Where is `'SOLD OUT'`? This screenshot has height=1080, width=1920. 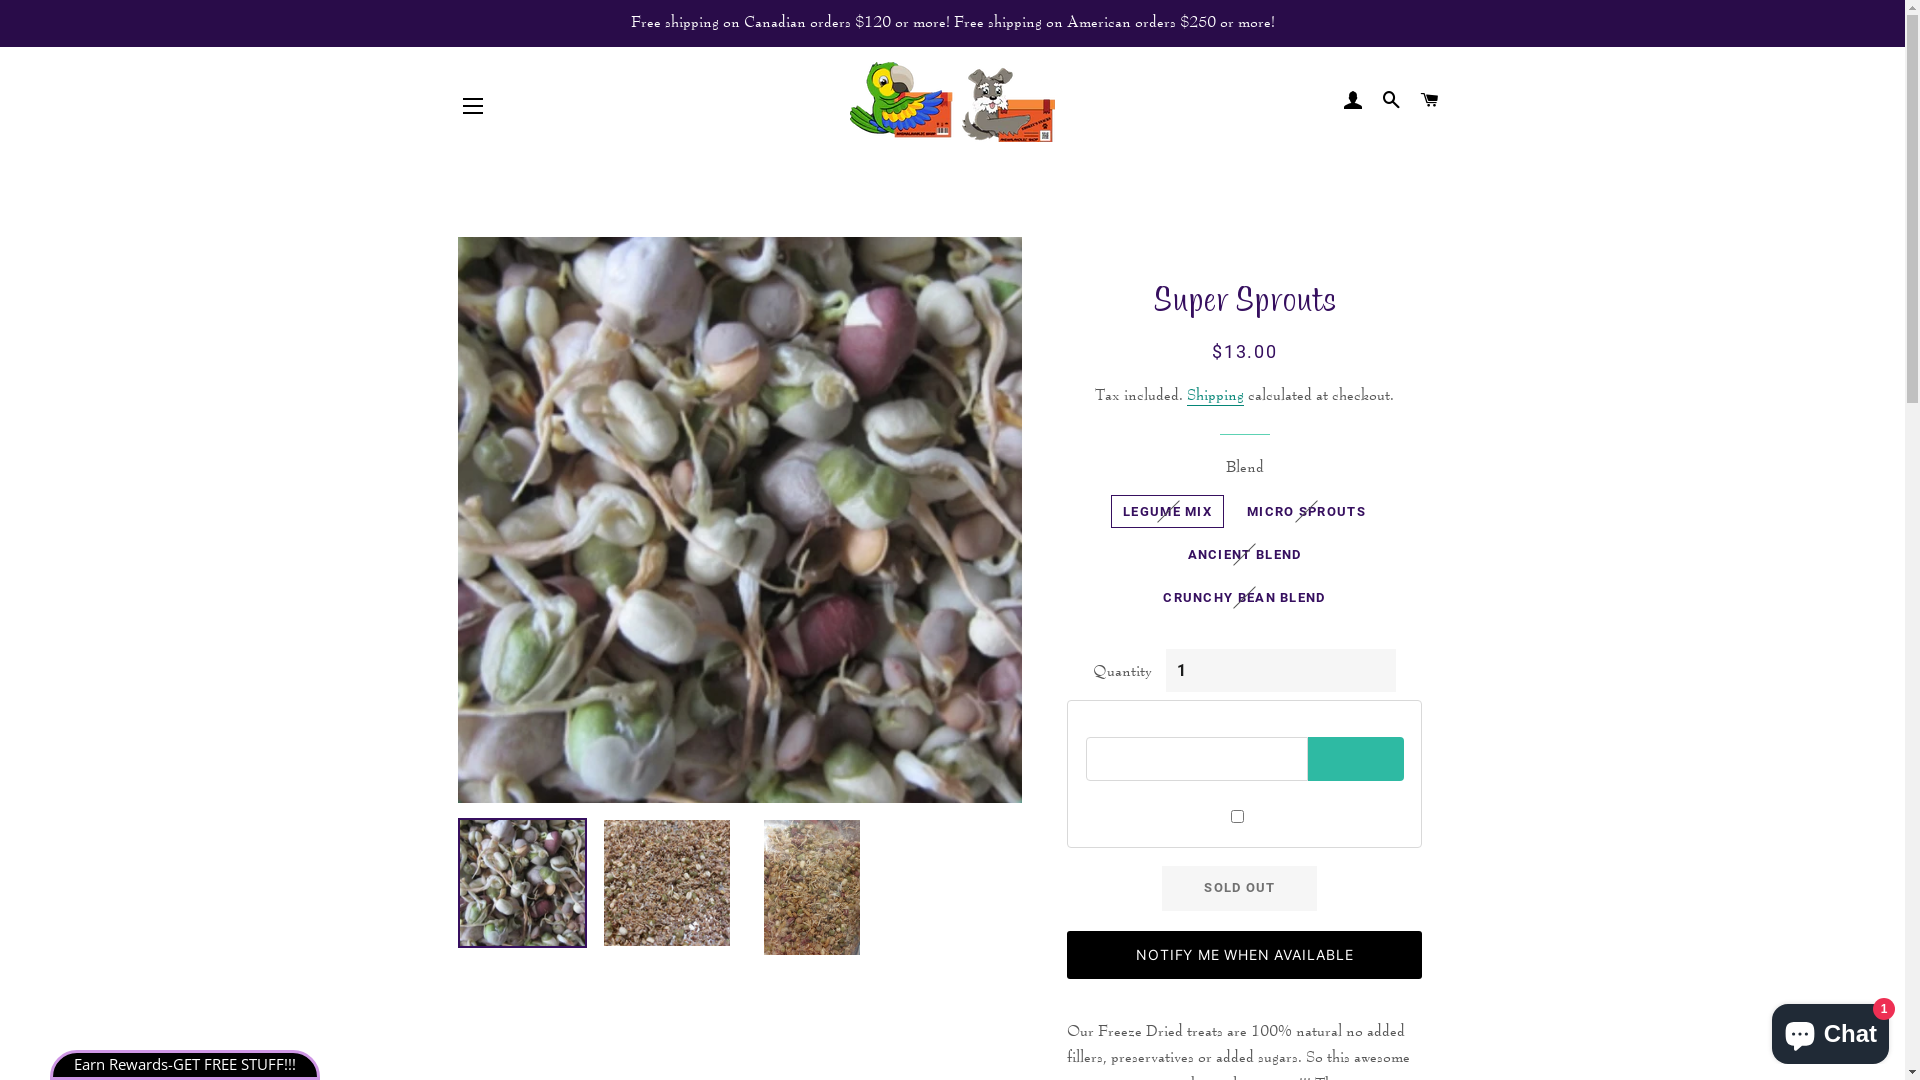
'SOLD OUT' is located at coordinates (1238, 886).